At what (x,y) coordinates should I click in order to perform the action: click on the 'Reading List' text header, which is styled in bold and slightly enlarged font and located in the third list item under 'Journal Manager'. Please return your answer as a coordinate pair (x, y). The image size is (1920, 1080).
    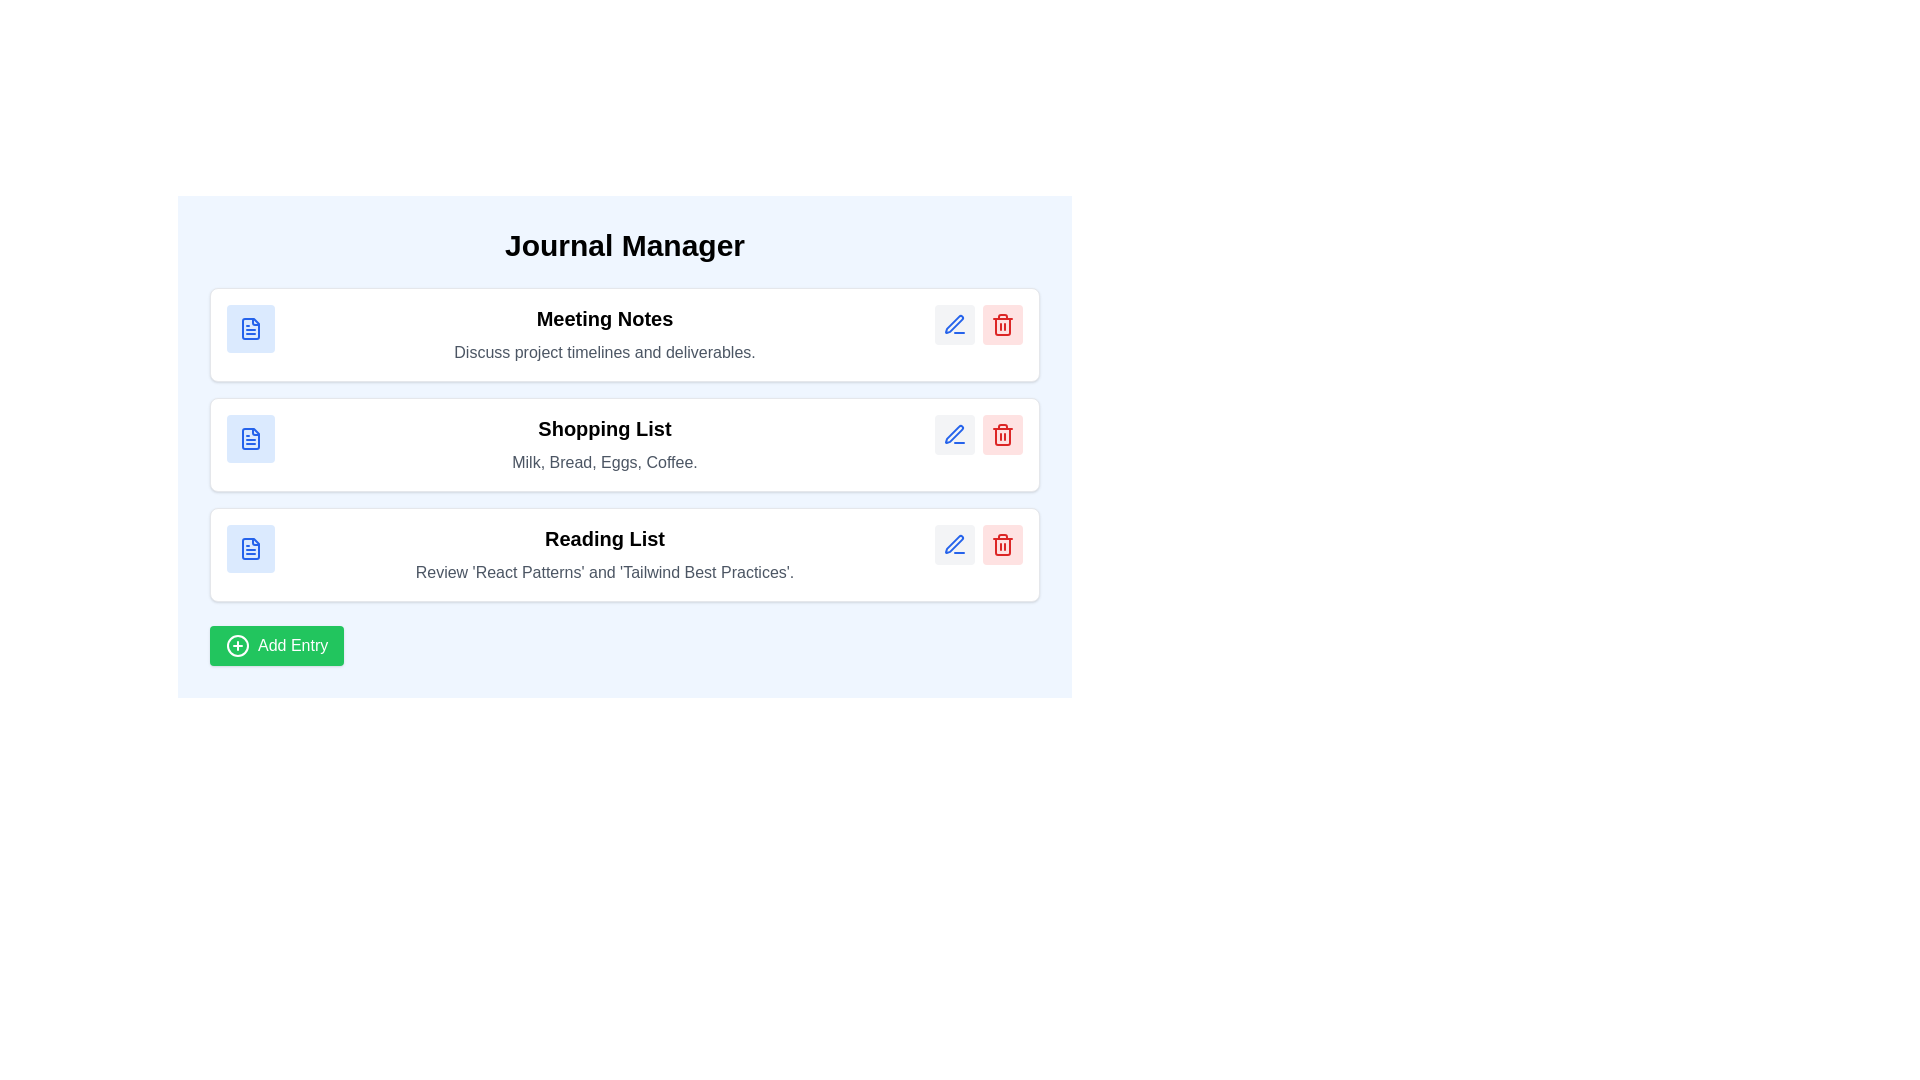
    Looking at the image, I should click on (603, 538).